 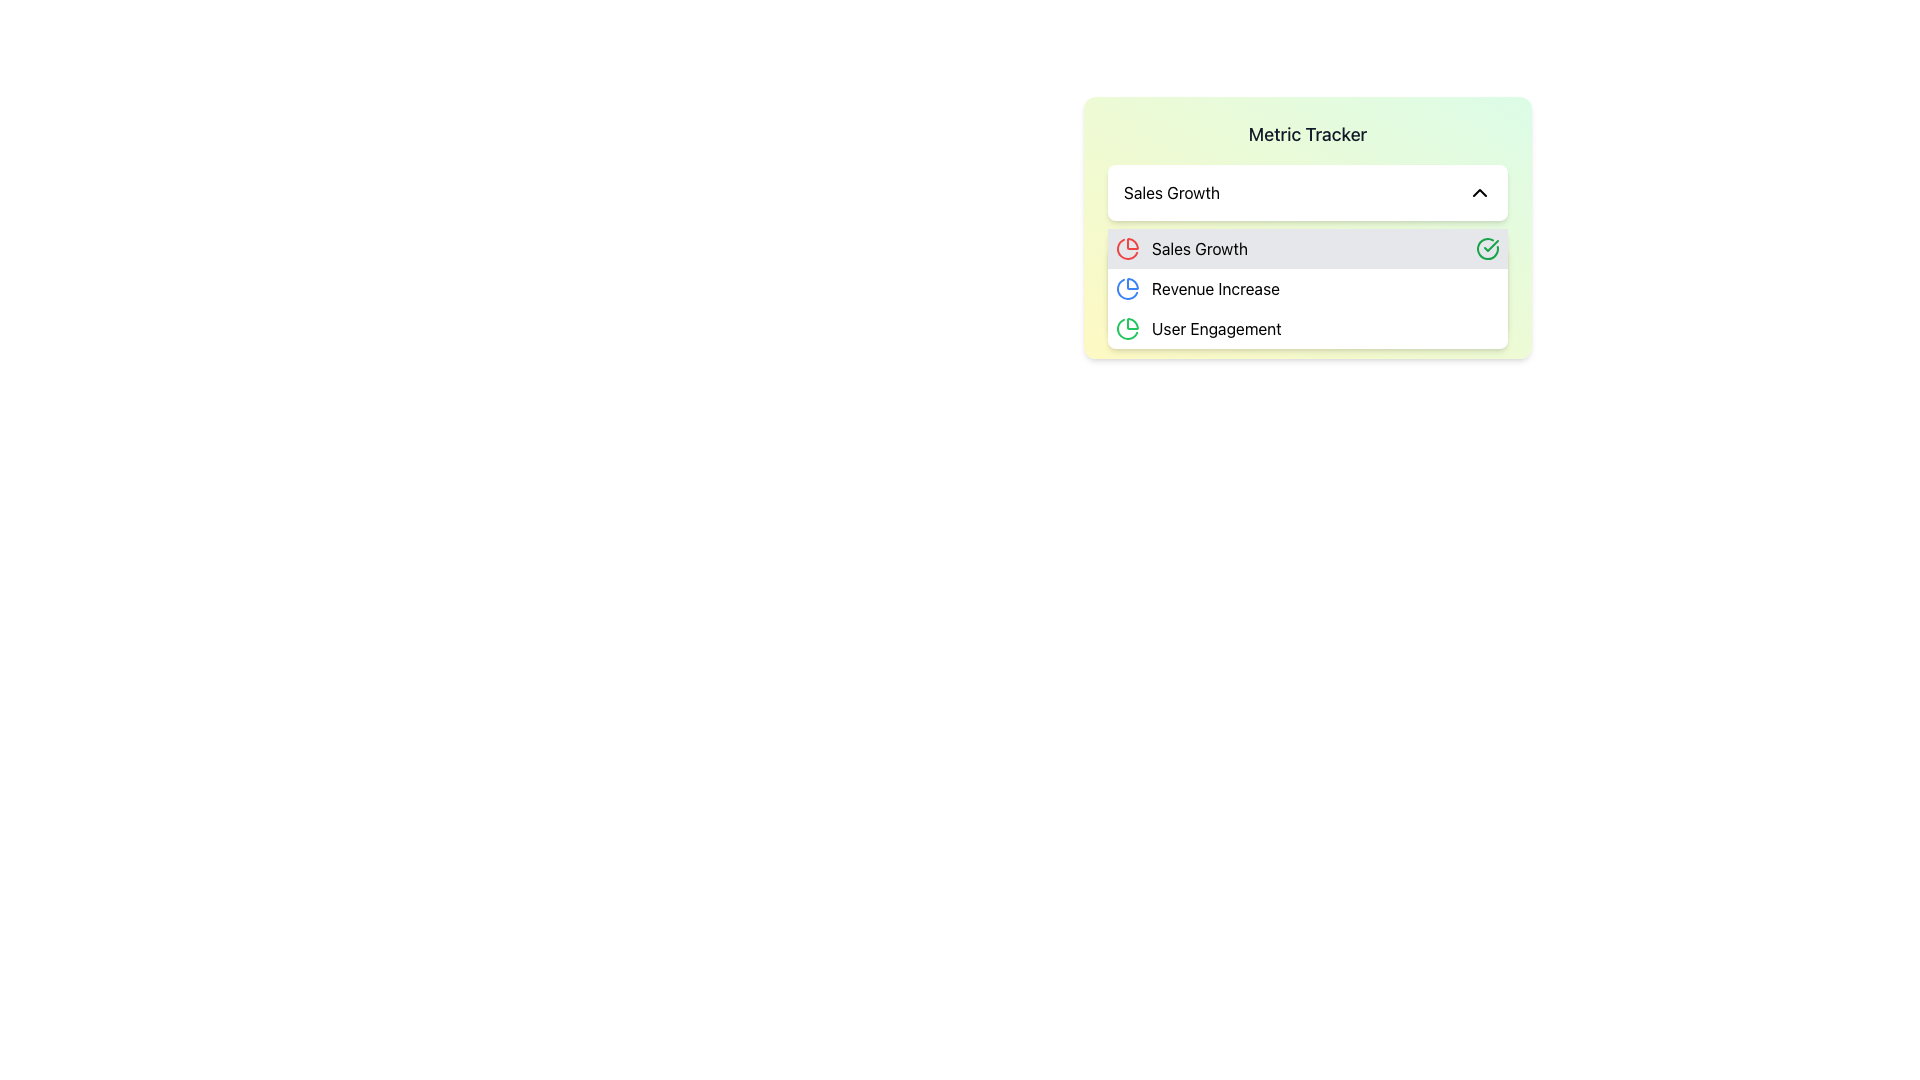 What do you see at coordinates (1199, 248) in the screenshot?
I see `the 'Sales Growth' text label, which serves to identify this metric within a list of selectable metrics` at bounding box center [1199, 248].